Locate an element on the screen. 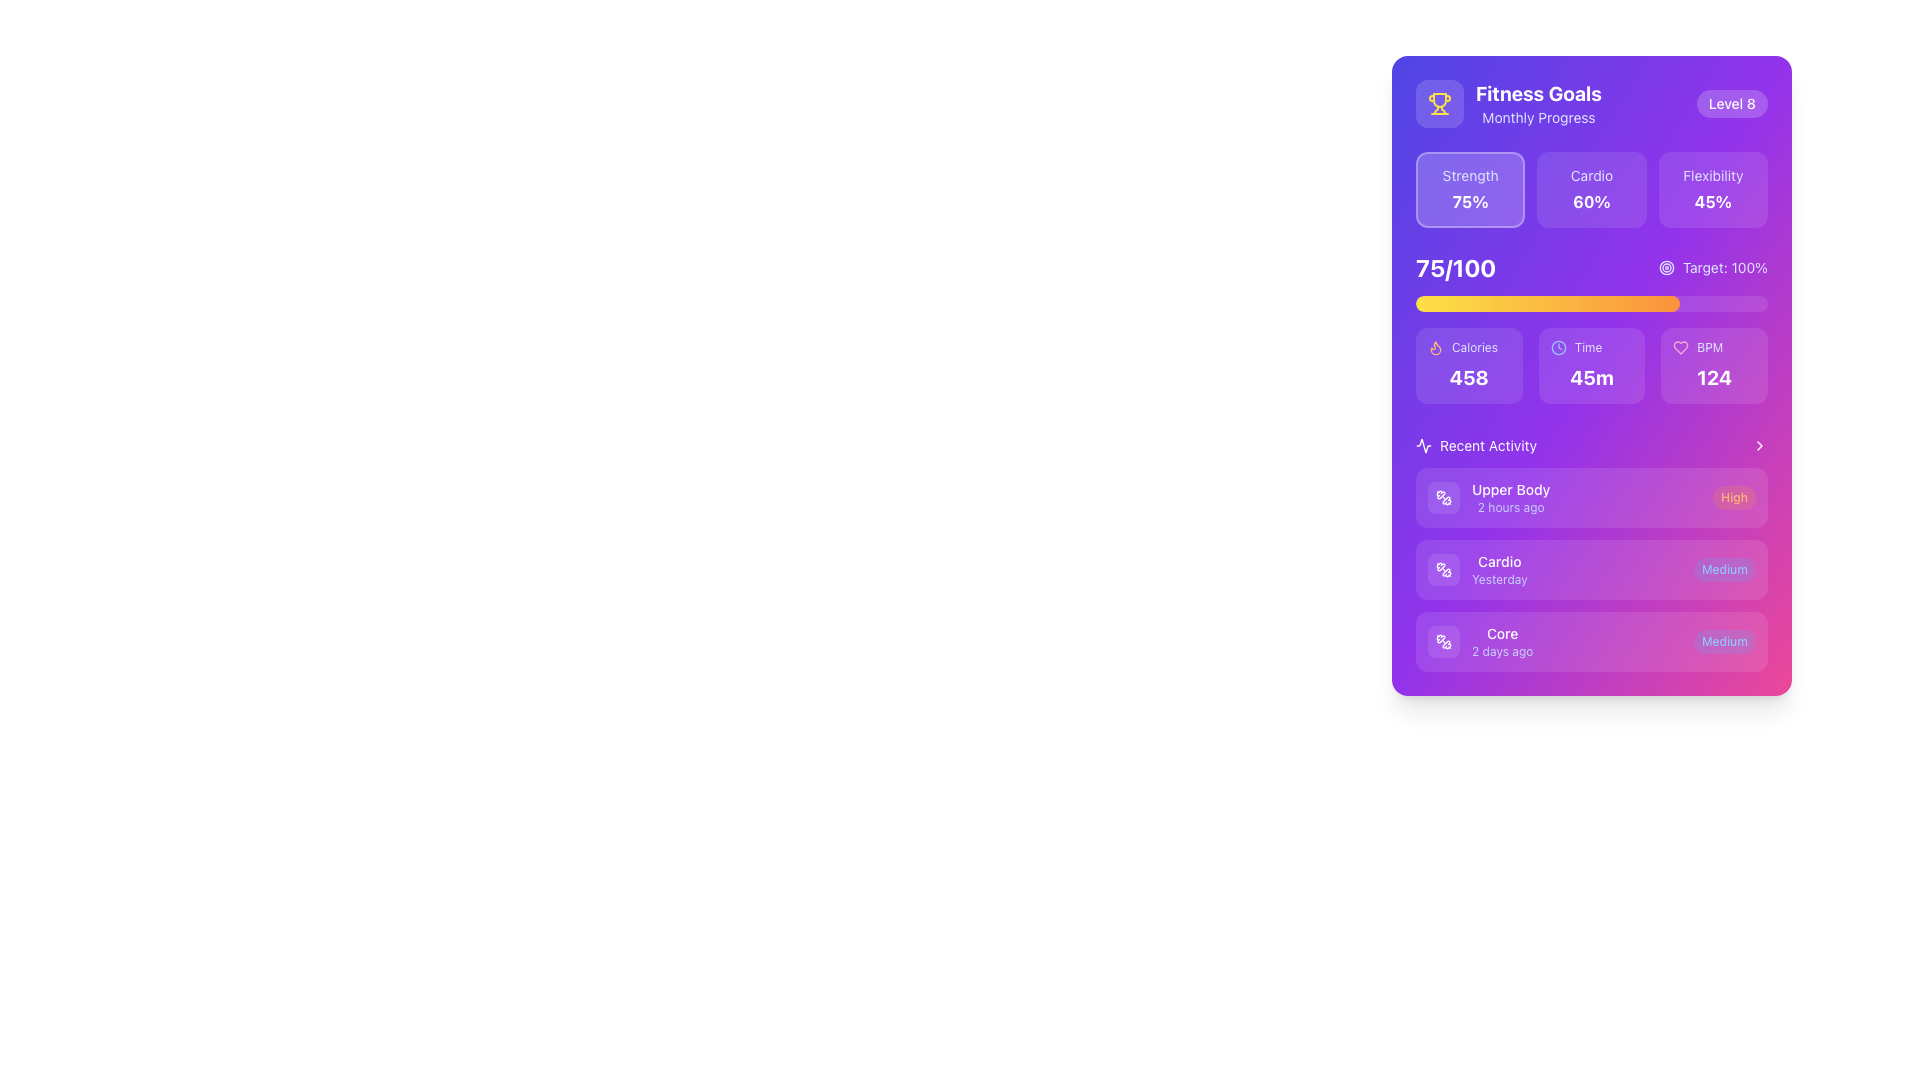 The height and width of the screenshot is (1080, 1920). the rectangular card displaying 'Strength' with a bold '75%' below, located in the top-left corner of the grid is located at coordinates (1470, 189).